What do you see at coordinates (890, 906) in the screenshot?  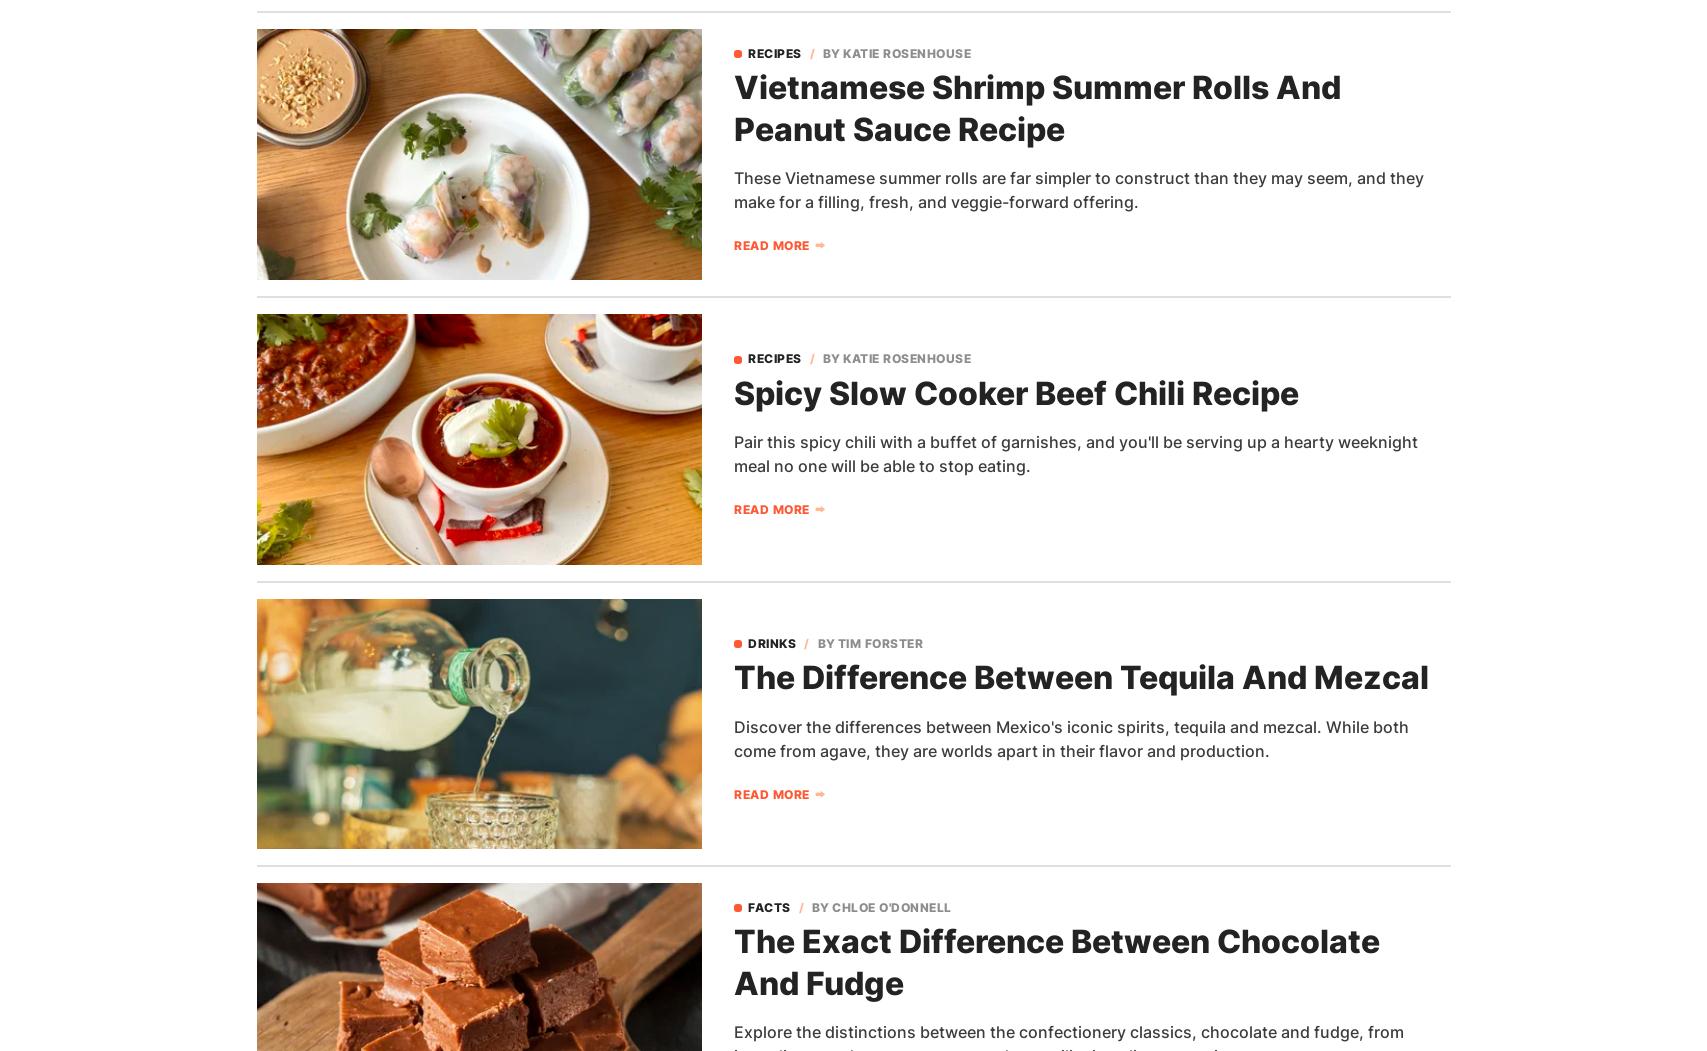 I see `'Chloe O'Donnell'` at bounding box center [890, 906].